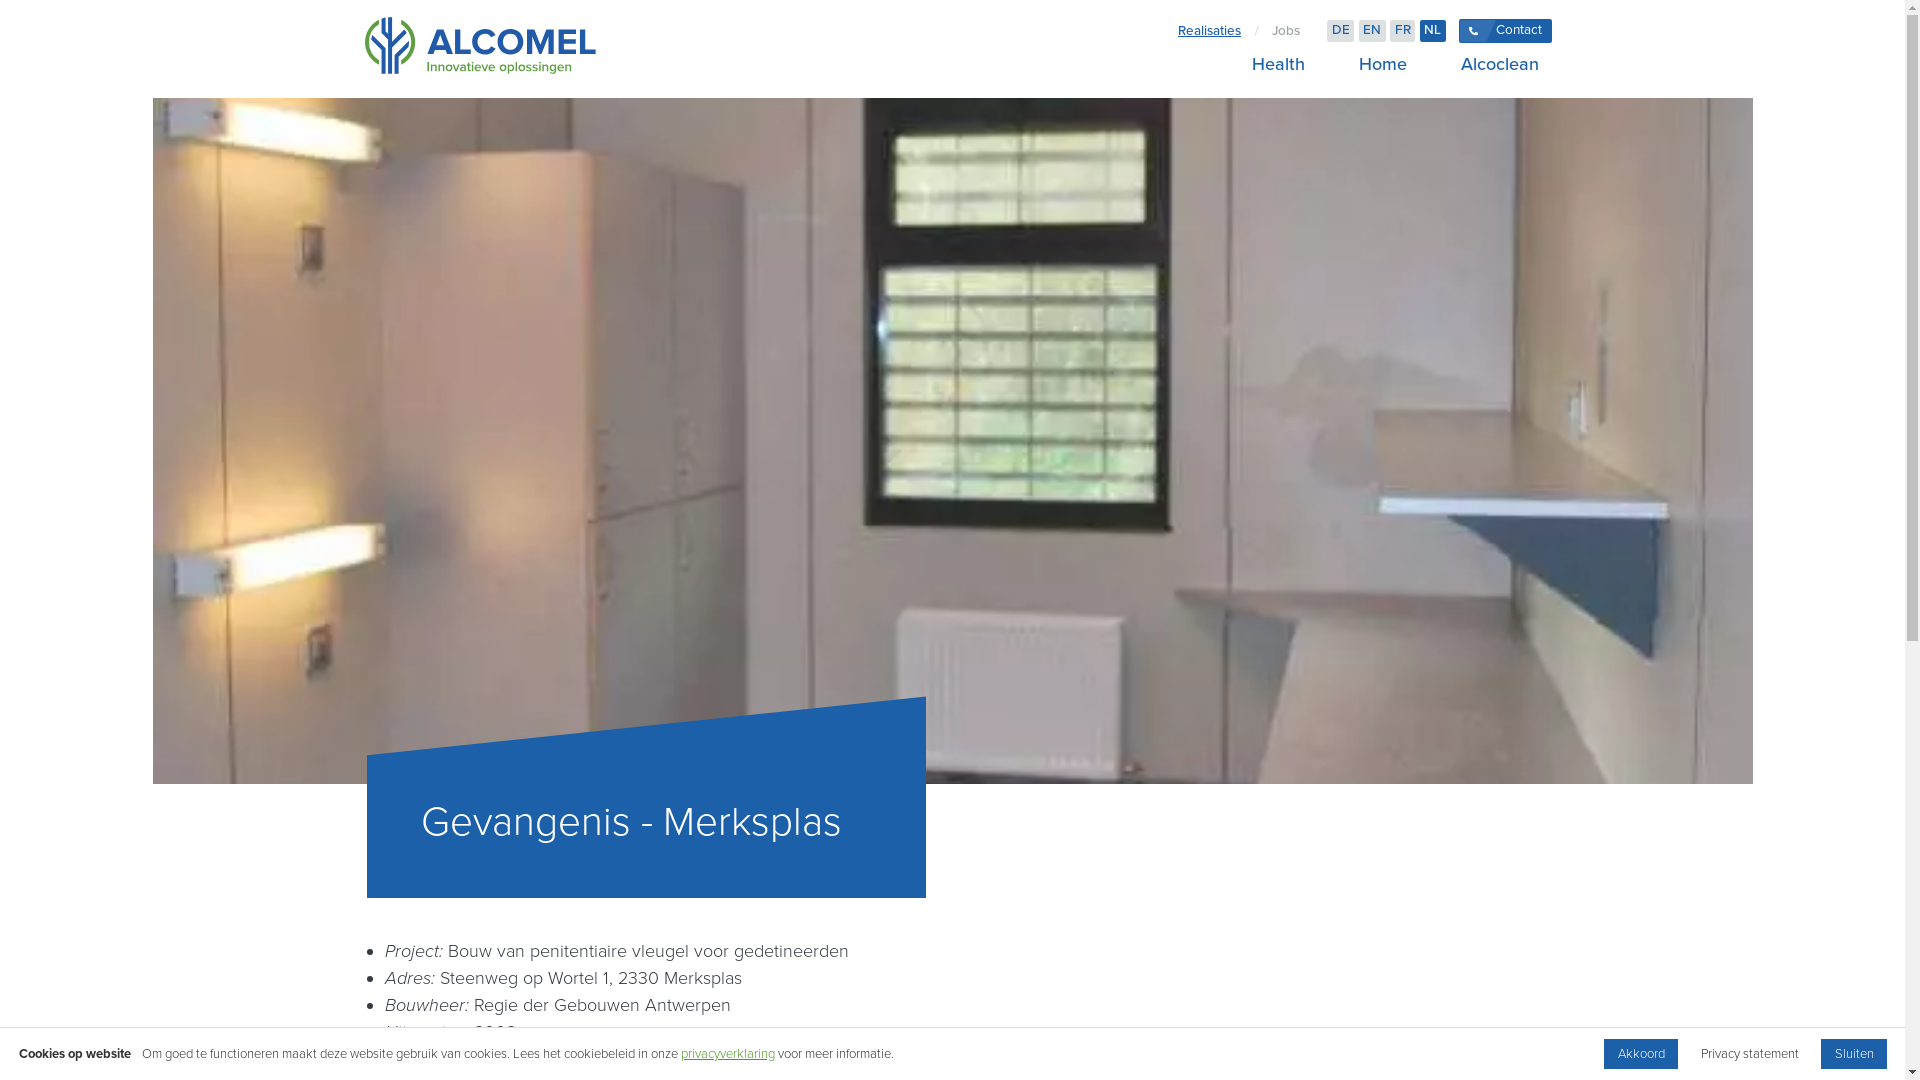 This screenshot has height=1080, width=1920. I want to click on 'Sluiten', so click(1820, 1052).